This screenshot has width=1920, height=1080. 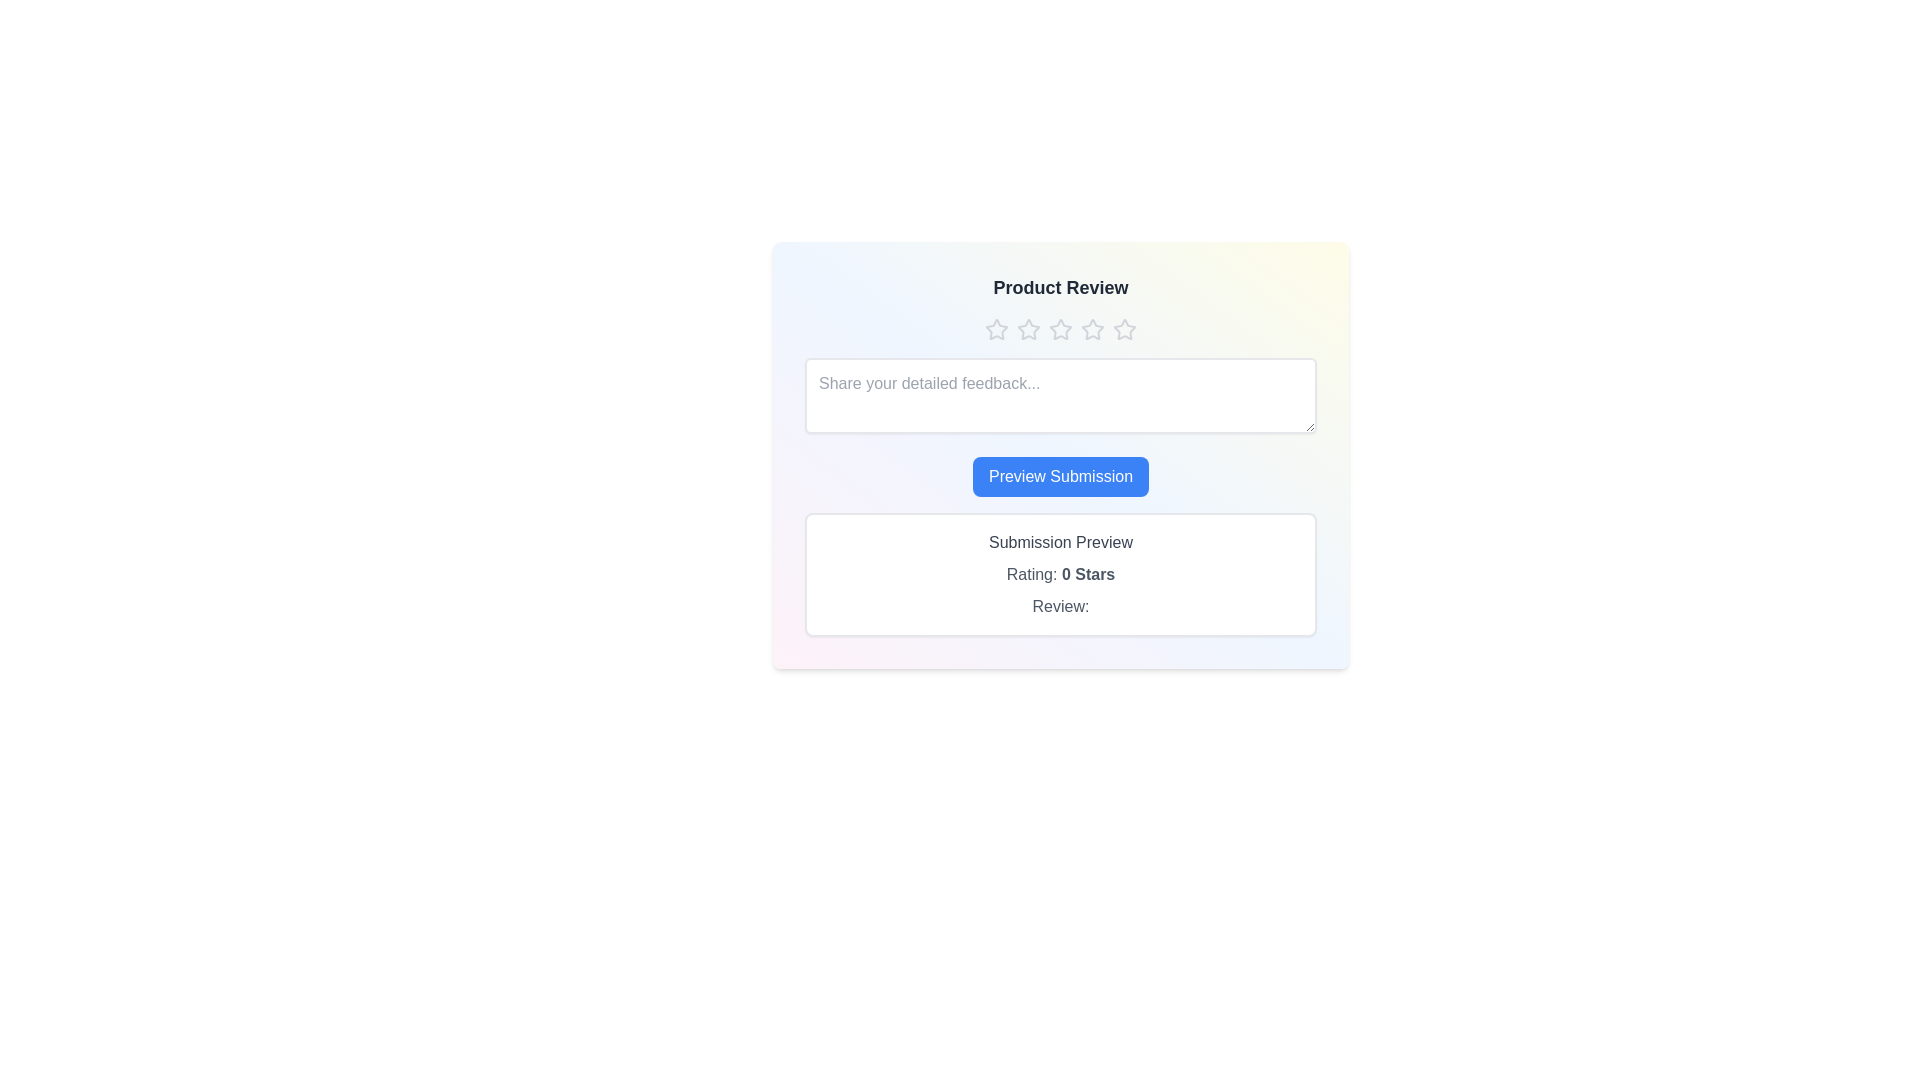 I want to click on the star corresponding to the desired rating of 5 stars, so click(x=1124, y=329).